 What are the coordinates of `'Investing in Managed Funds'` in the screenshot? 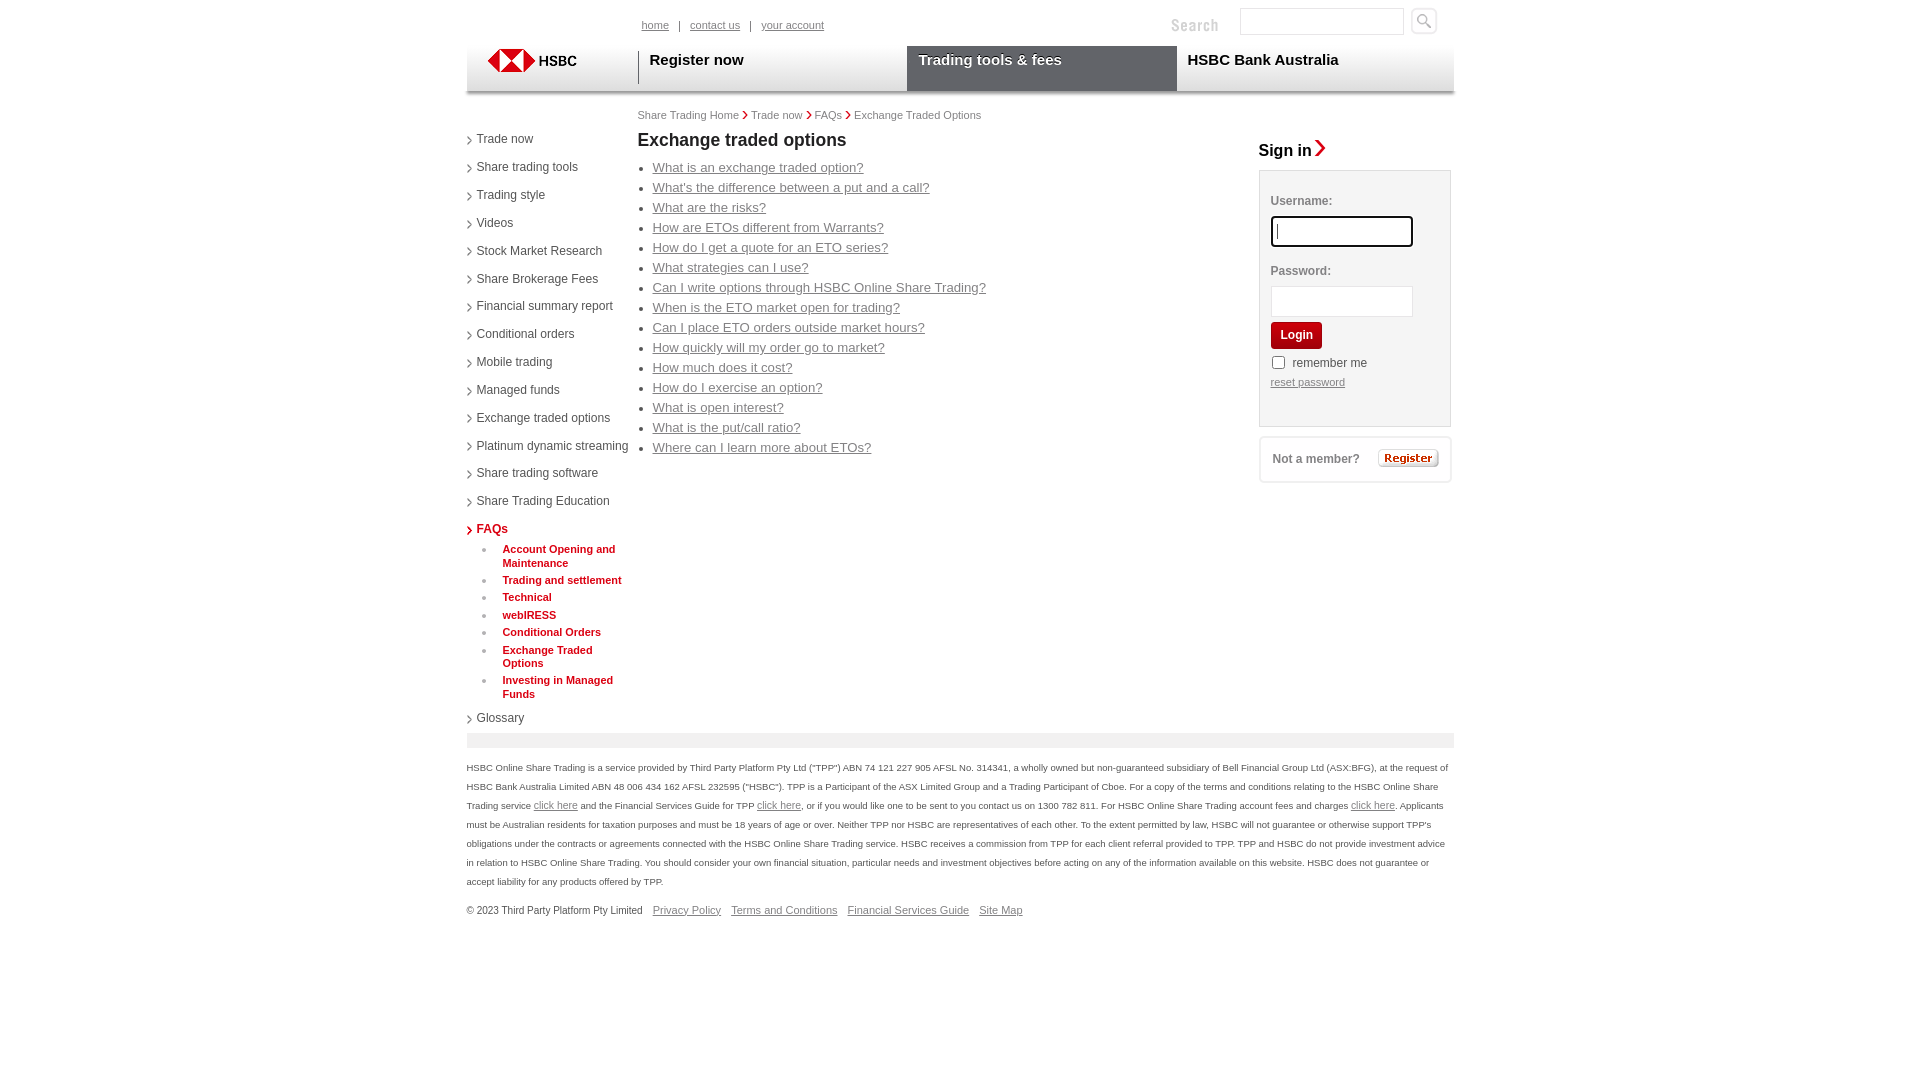 It's located at (498, 686).